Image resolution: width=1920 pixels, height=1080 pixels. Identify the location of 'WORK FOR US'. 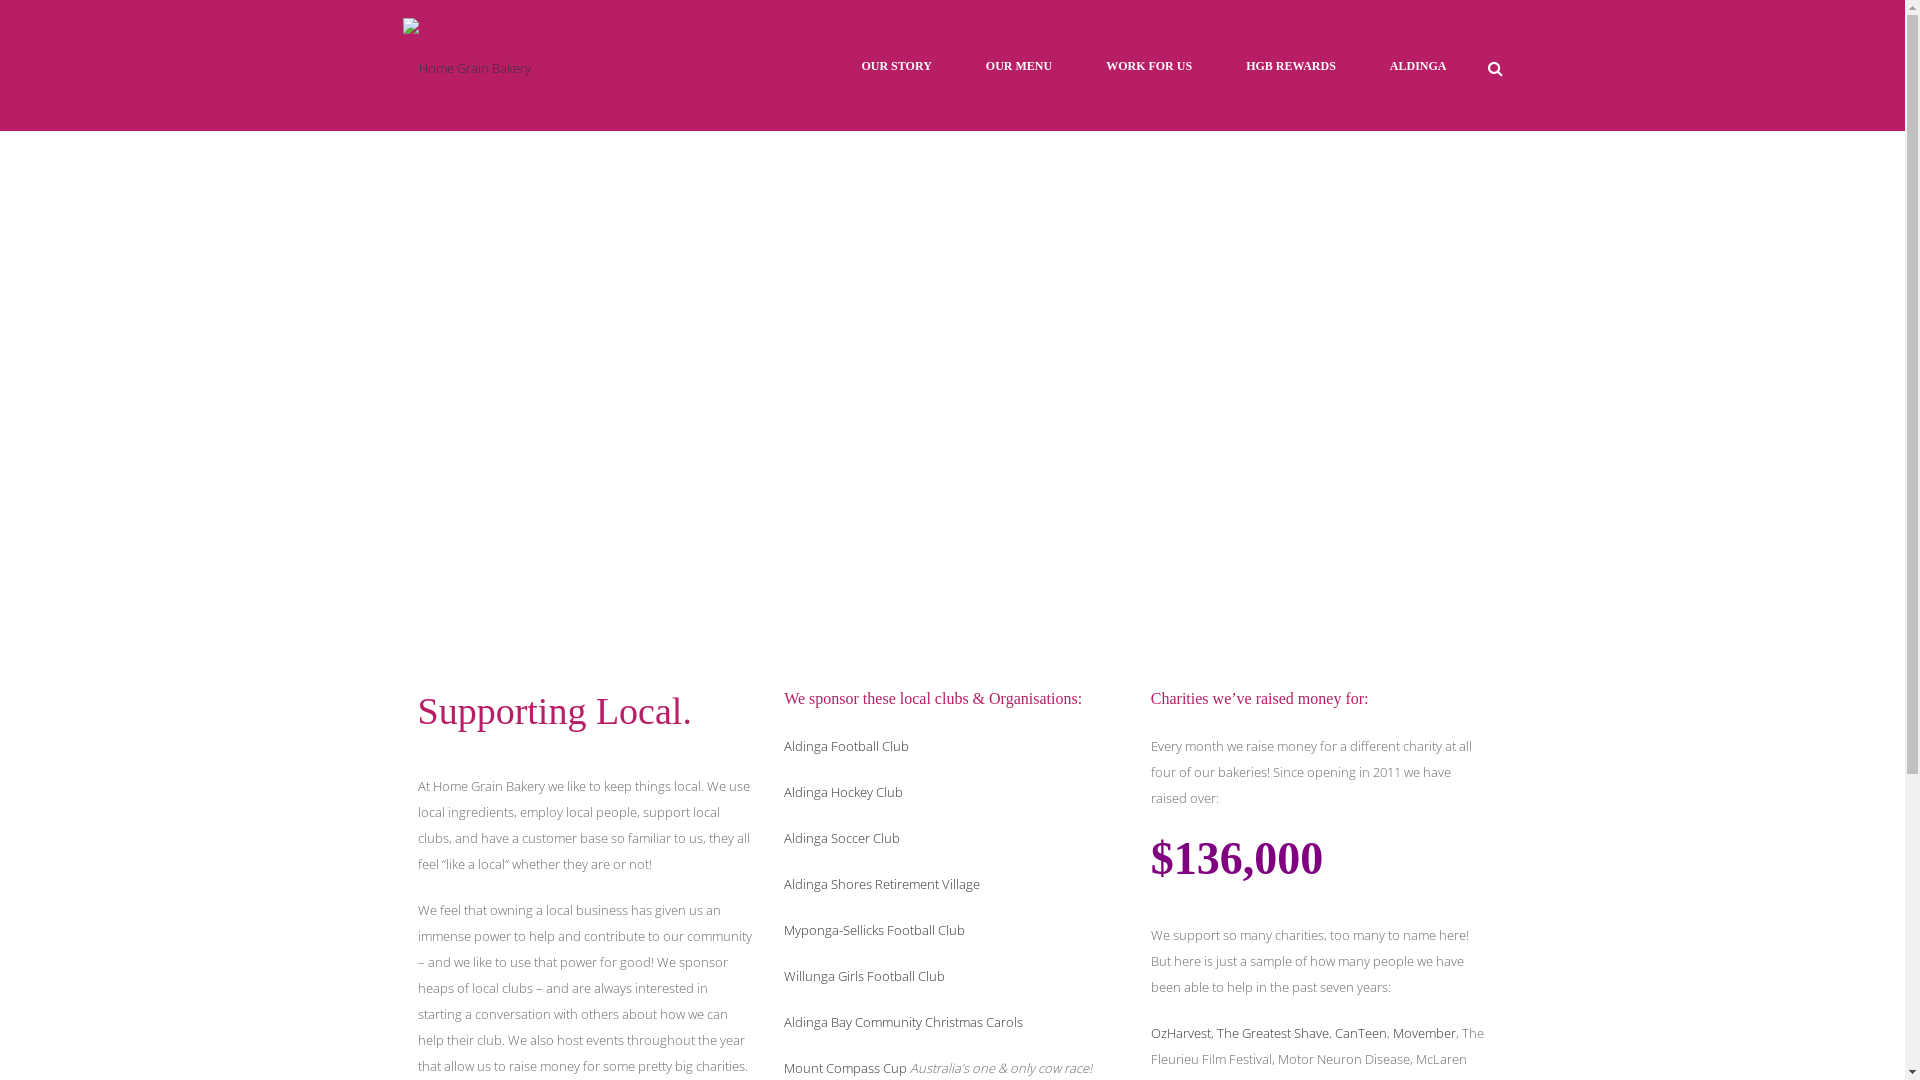
(1148, 64).